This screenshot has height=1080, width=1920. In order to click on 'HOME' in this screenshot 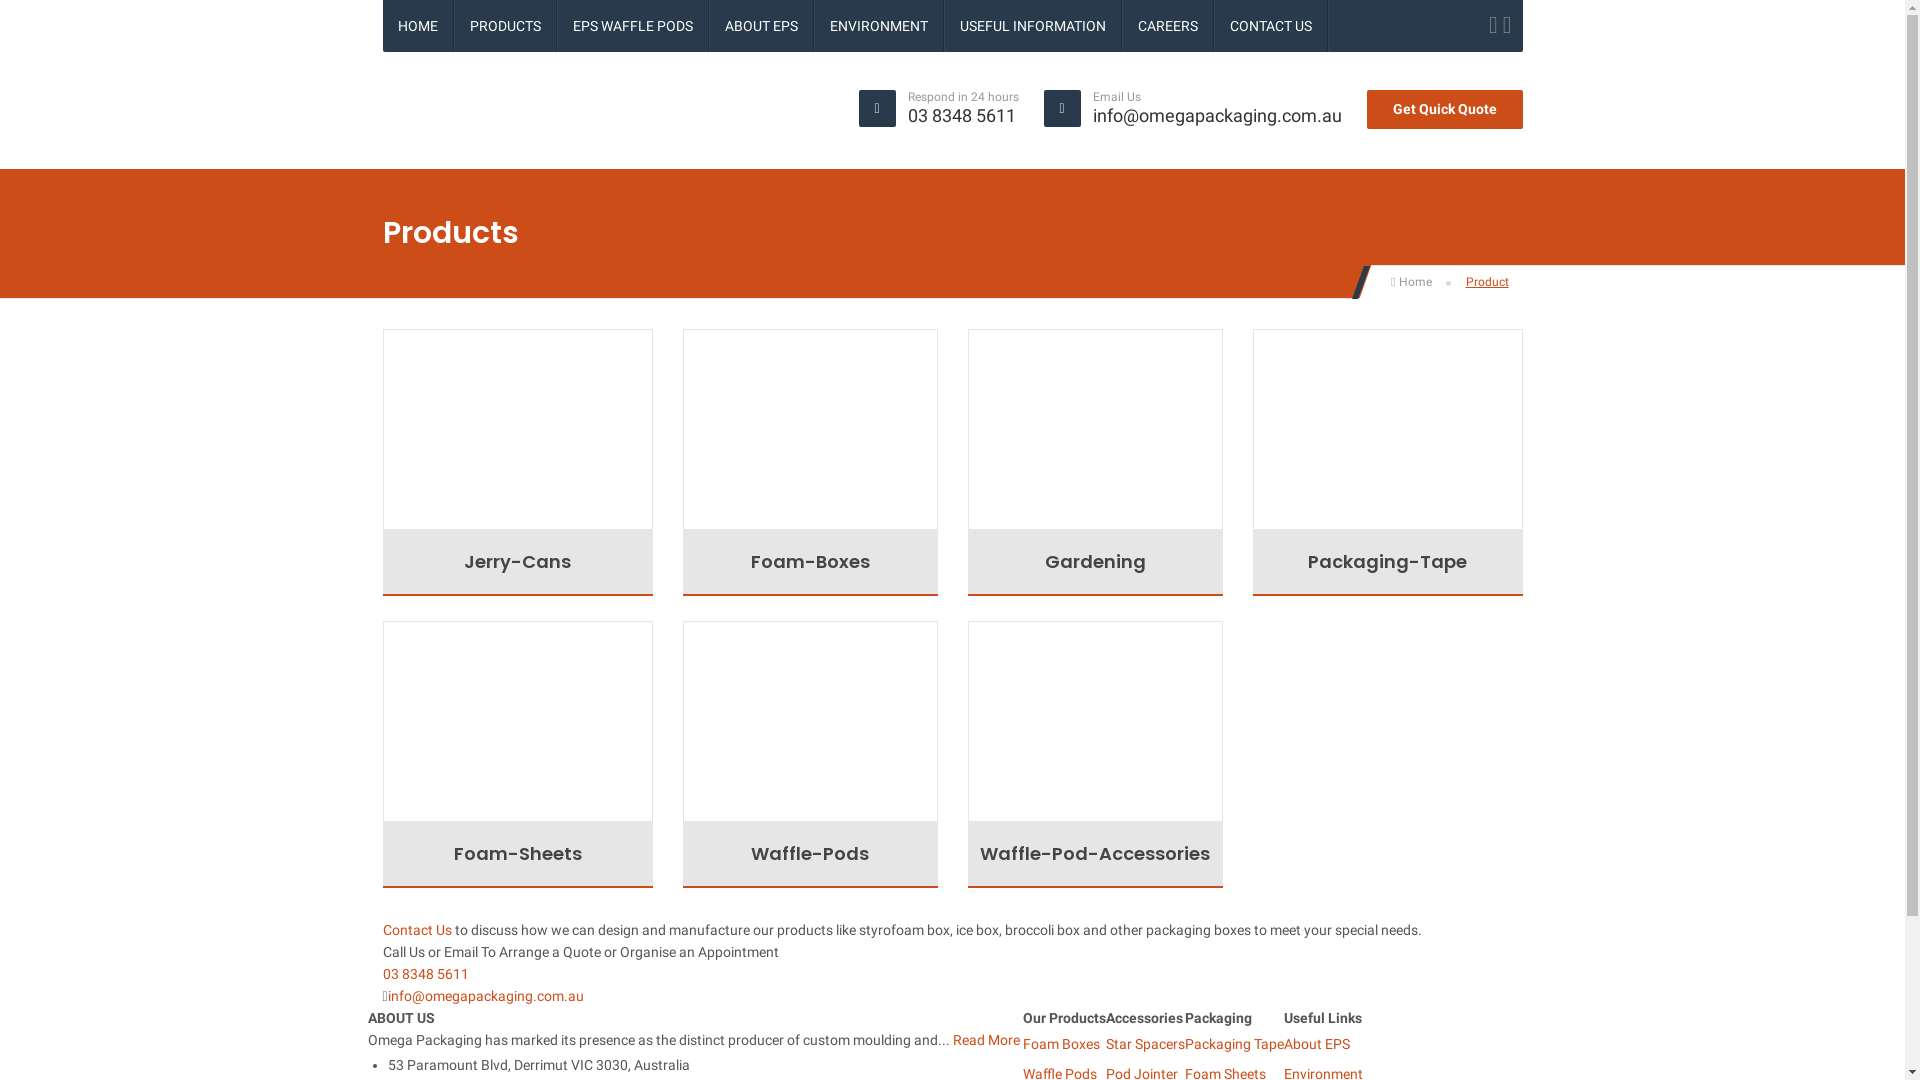, I will do `click(382, 26)`.